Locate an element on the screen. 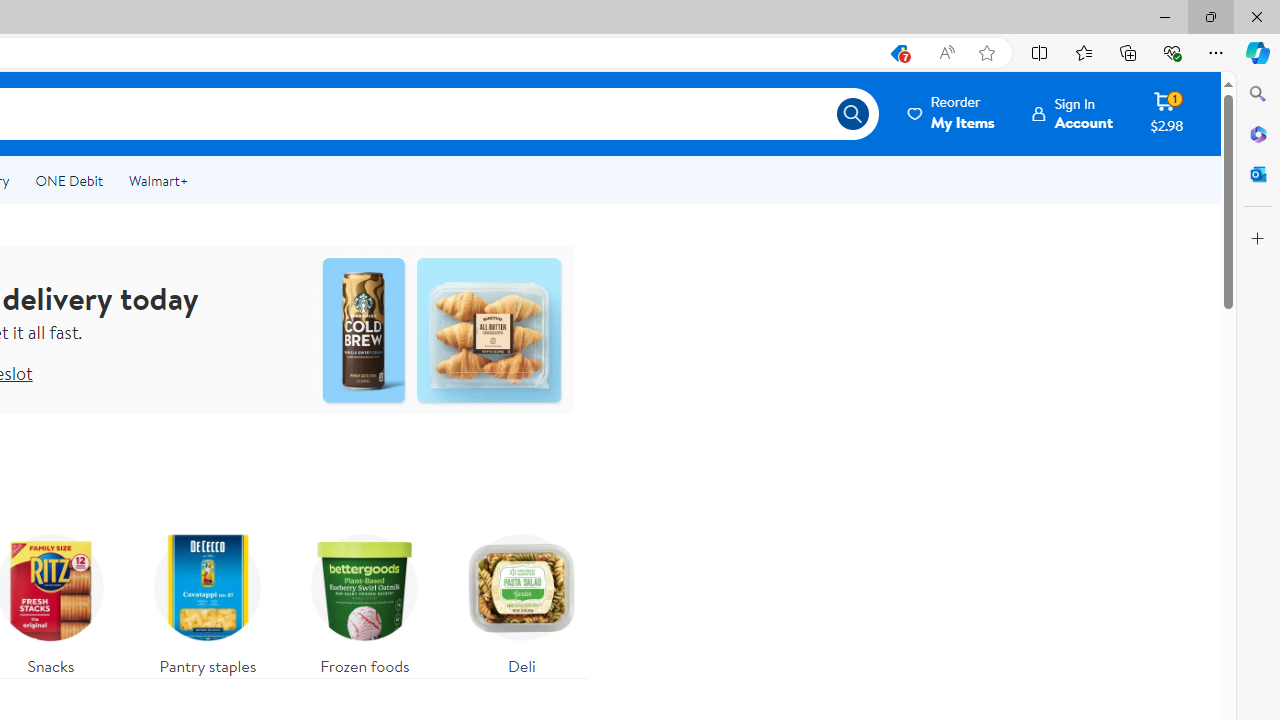 Image resolution: width=1280 pixels, height=720 pixels. 'Deli' is located at coordinates (522, 598).